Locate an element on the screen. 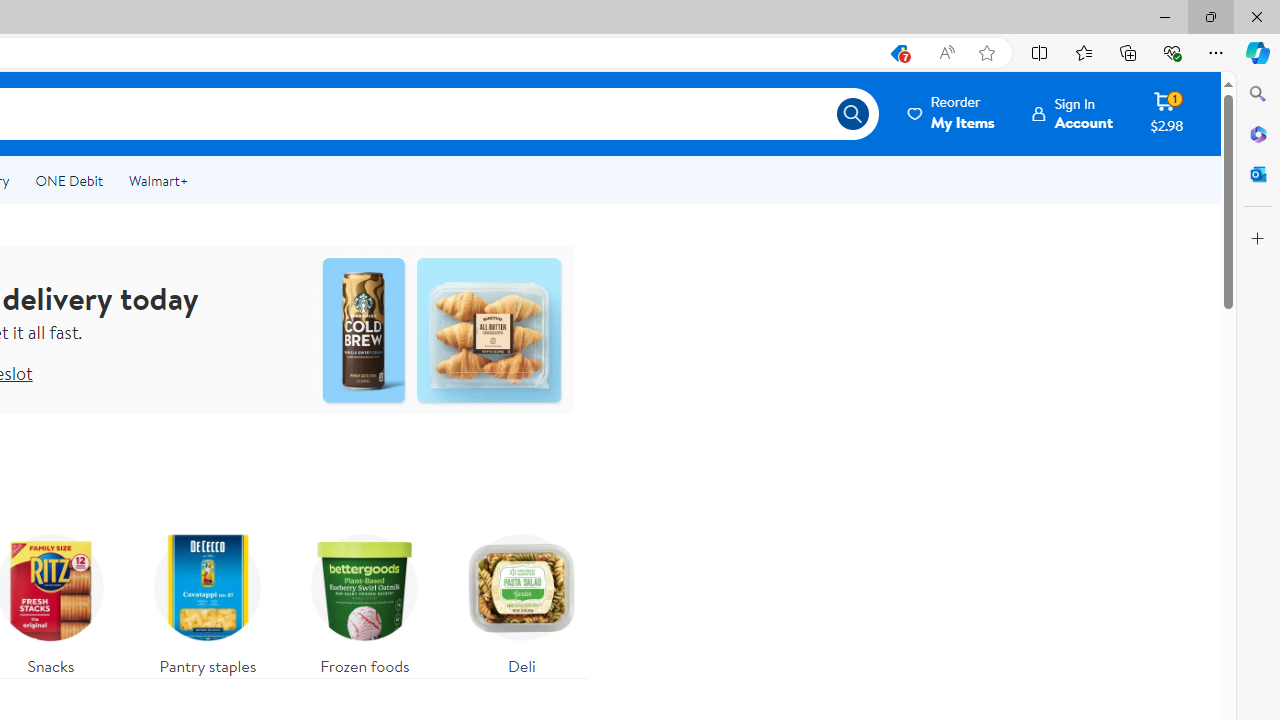 Image resolution: width=1280 pixels, height=720 pixels. 'Deli' is located at coordinates (522, 598).